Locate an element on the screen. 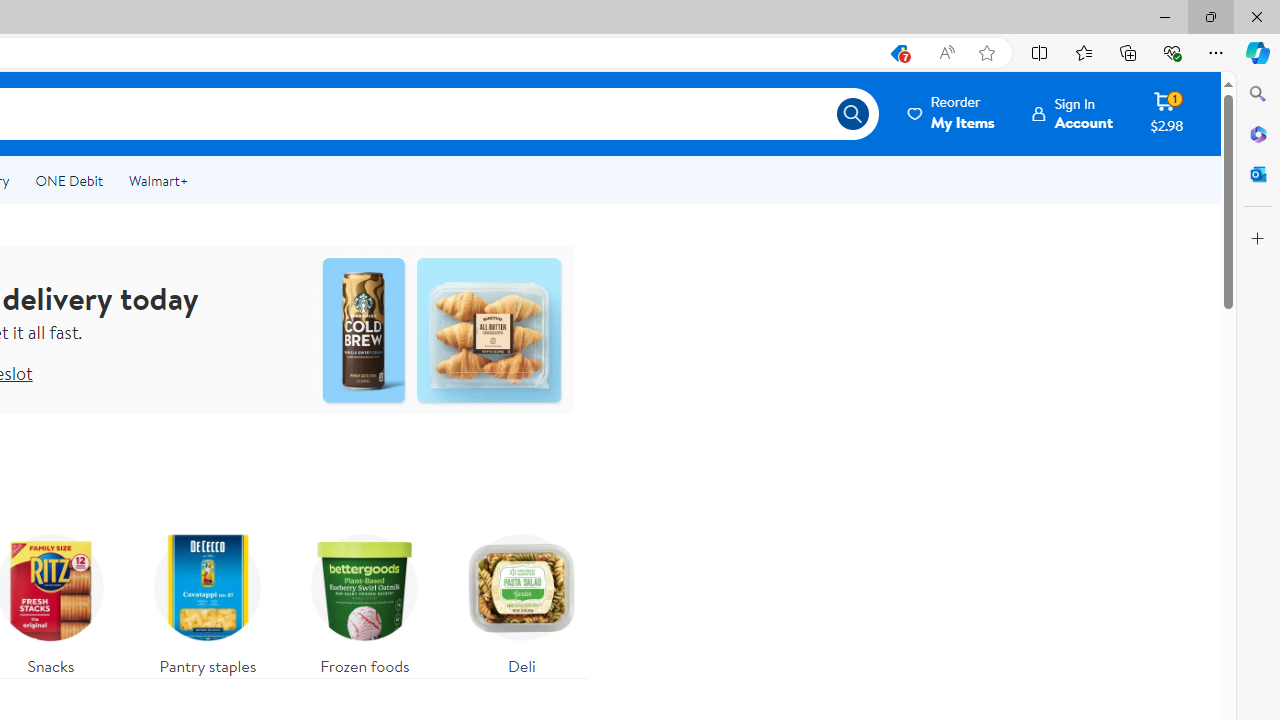 Image resolution: width=1280 pixels, height=720 pixels. 'Deli' is located at coordinates (522, 598).